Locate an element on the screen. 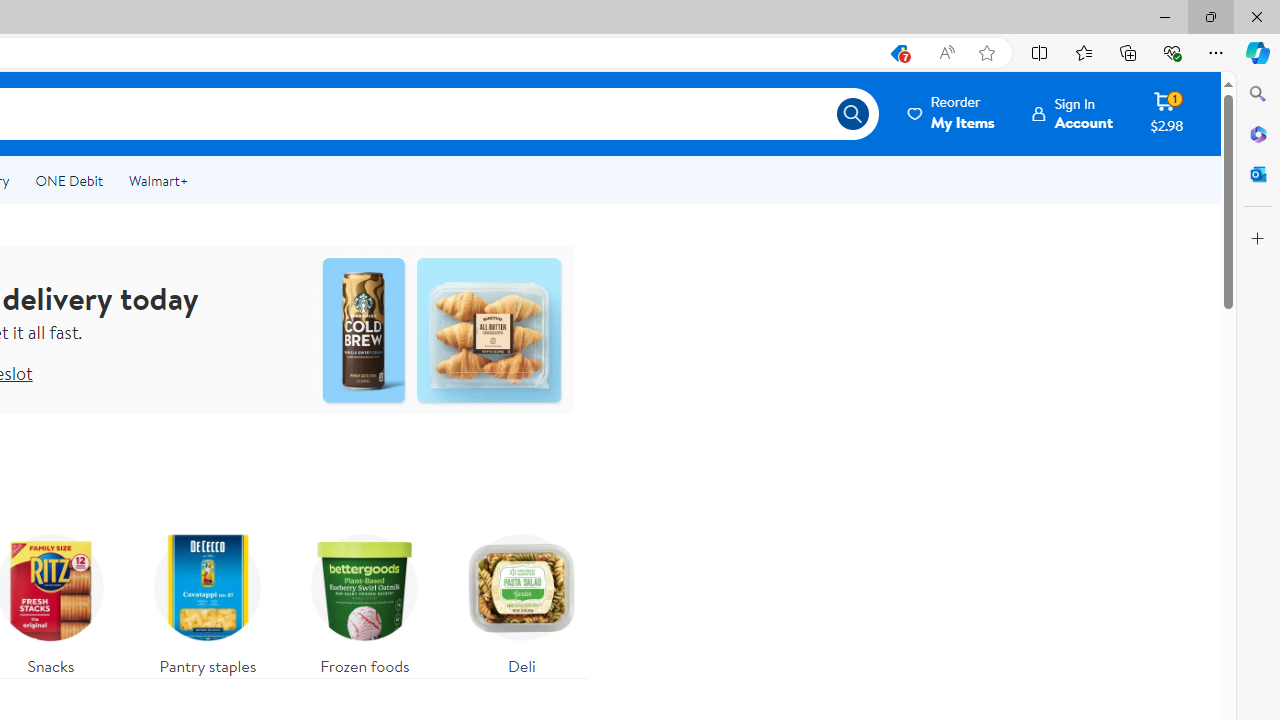 Image resolution: width=1280 pixels, height=720 pixels. 'Deli' is located at coordinates (522, 598).